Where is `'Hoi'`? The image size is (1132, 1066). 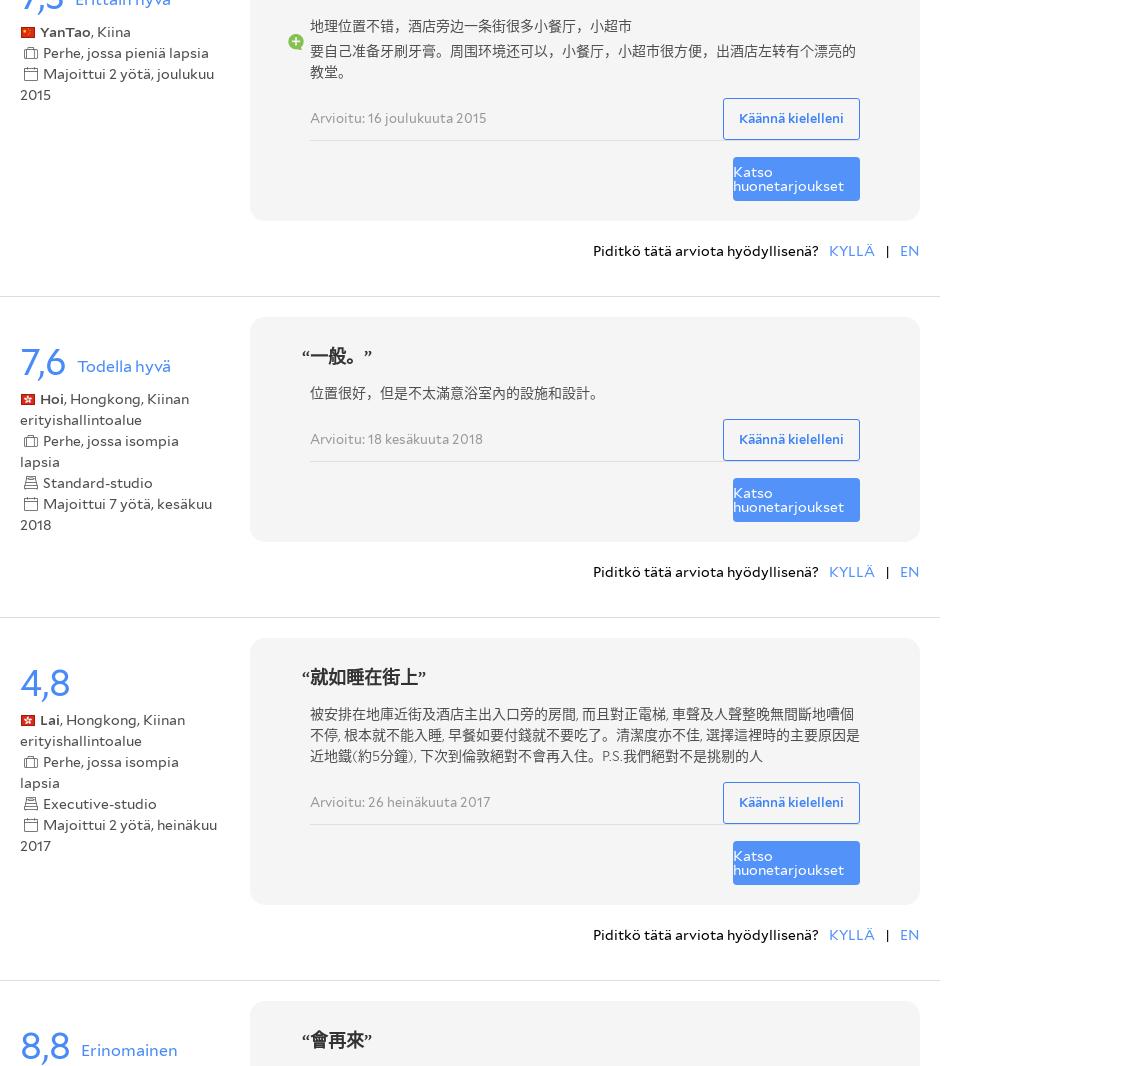 'Hoi' is located at coordinates (38, 398).